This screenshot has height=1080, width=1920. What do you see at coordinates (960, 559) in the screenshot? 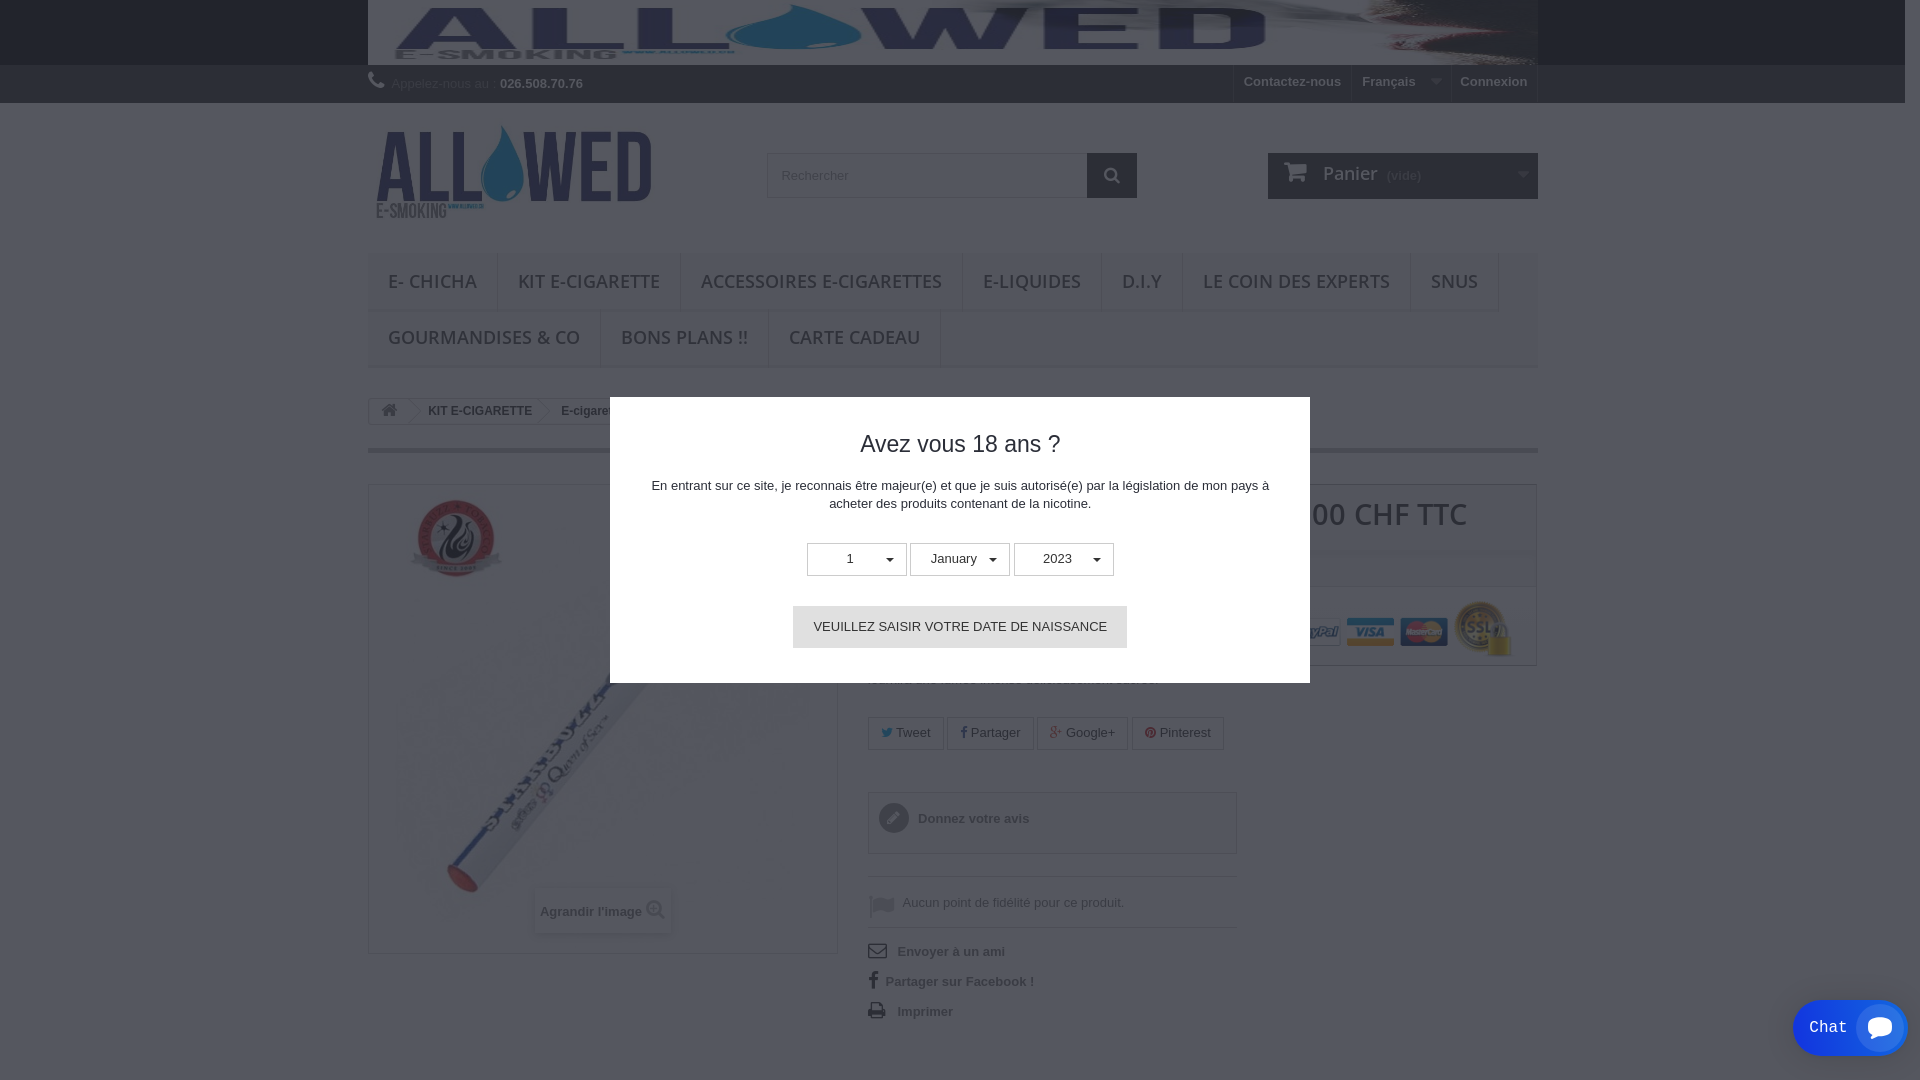
I see `'January` at bounding box center [960, 559].